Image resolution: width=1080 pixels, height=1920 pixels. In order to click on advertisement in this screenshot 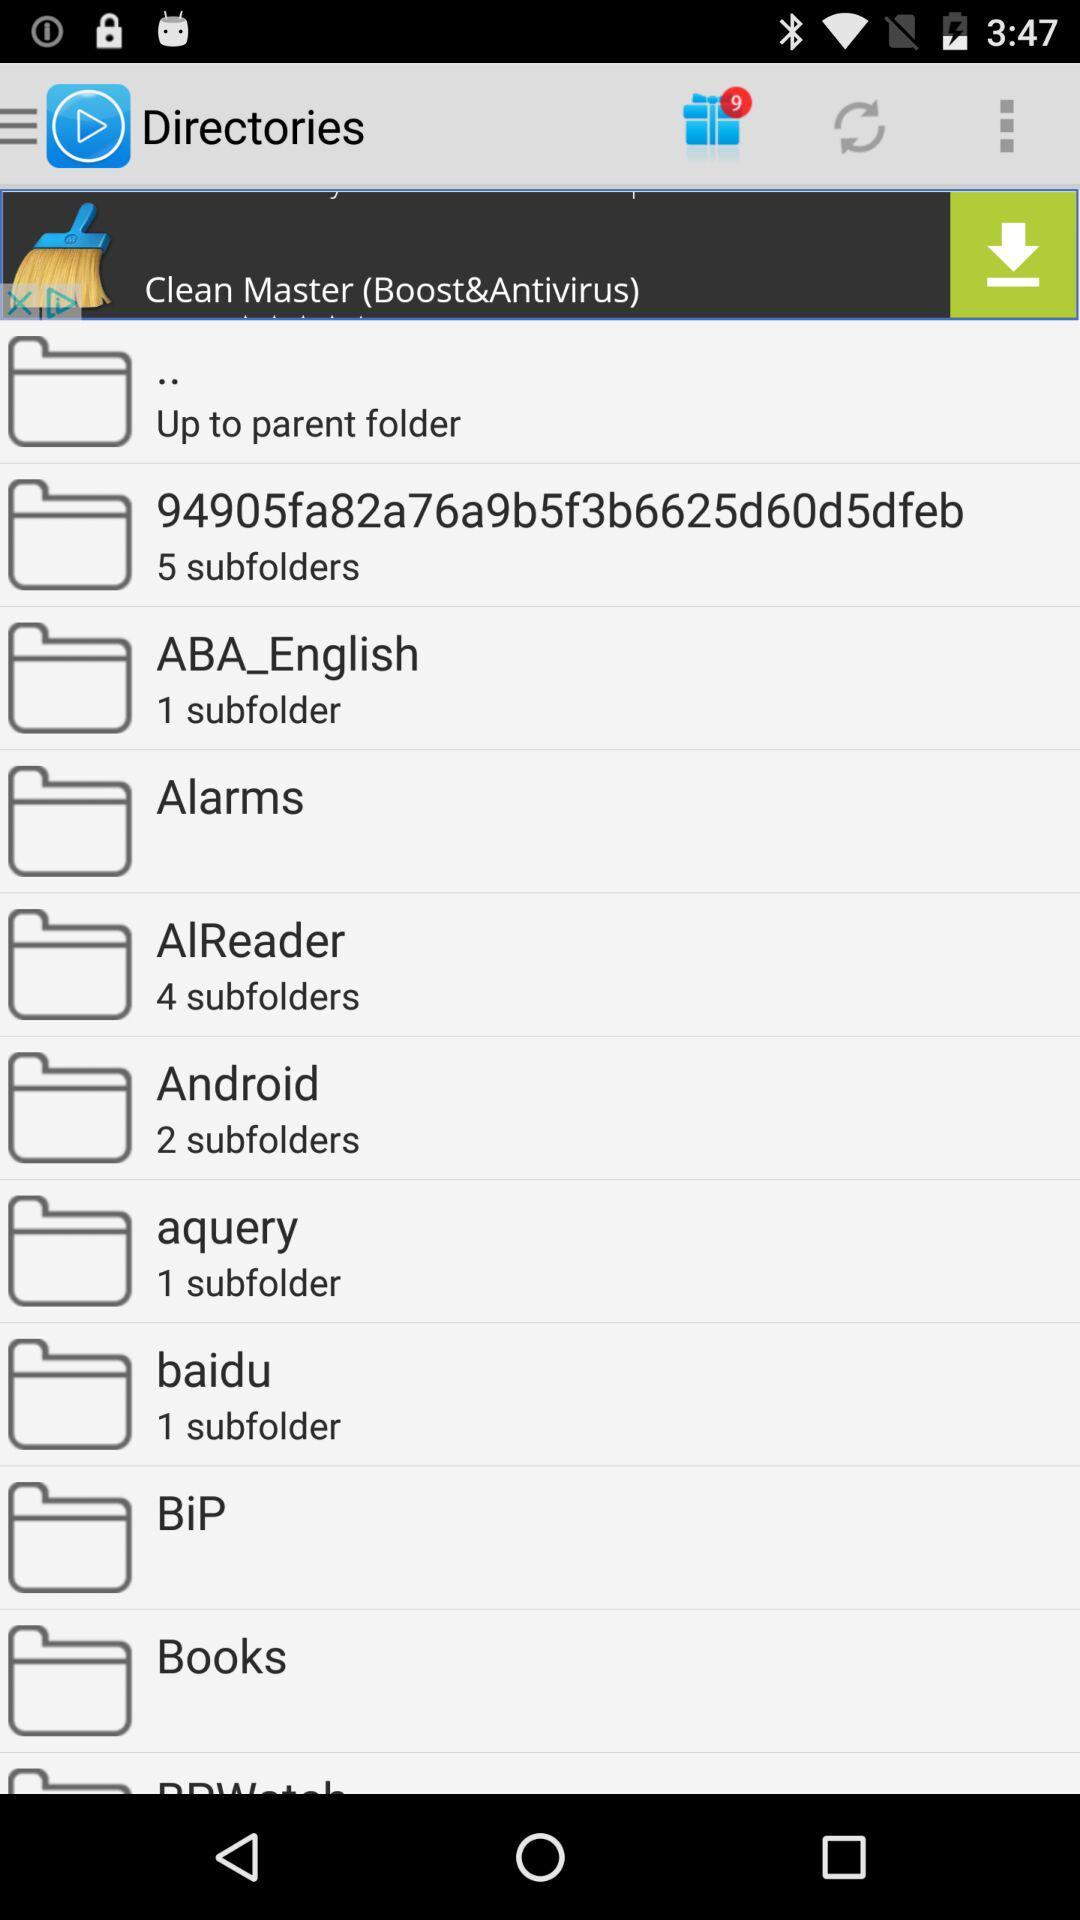, I will do `click(540, 253)`.